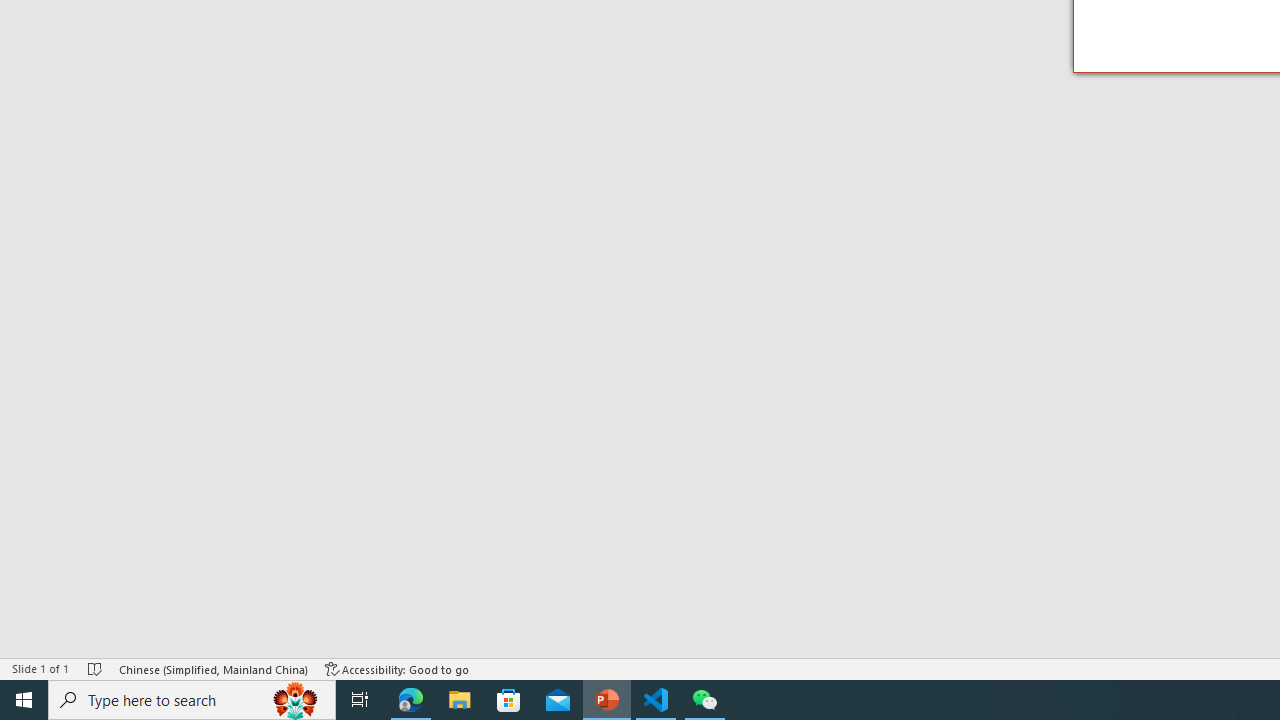 Image resolution: width=1280 pixels, height=720 pixels. What do you see at coordinates (410, 698) in the screenshot?
I see `'Microsoft Edge - 1 running window'` at bounding box center [410, 698].